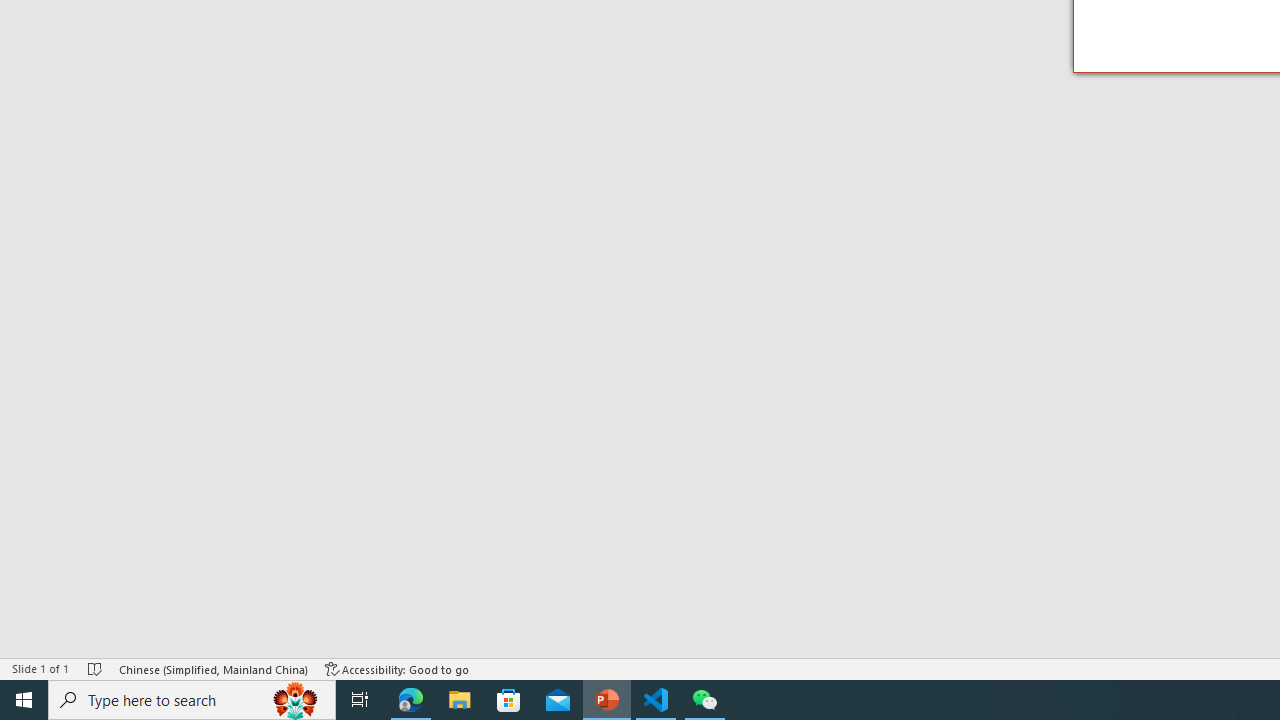 Image resolution: width=1280 pixels, height=720 pixels. What do you see at coordinates (410, 698) in the screenshot?
I see `'Microsoft Edge - 1 running window'` at bounding box center [410, 698].